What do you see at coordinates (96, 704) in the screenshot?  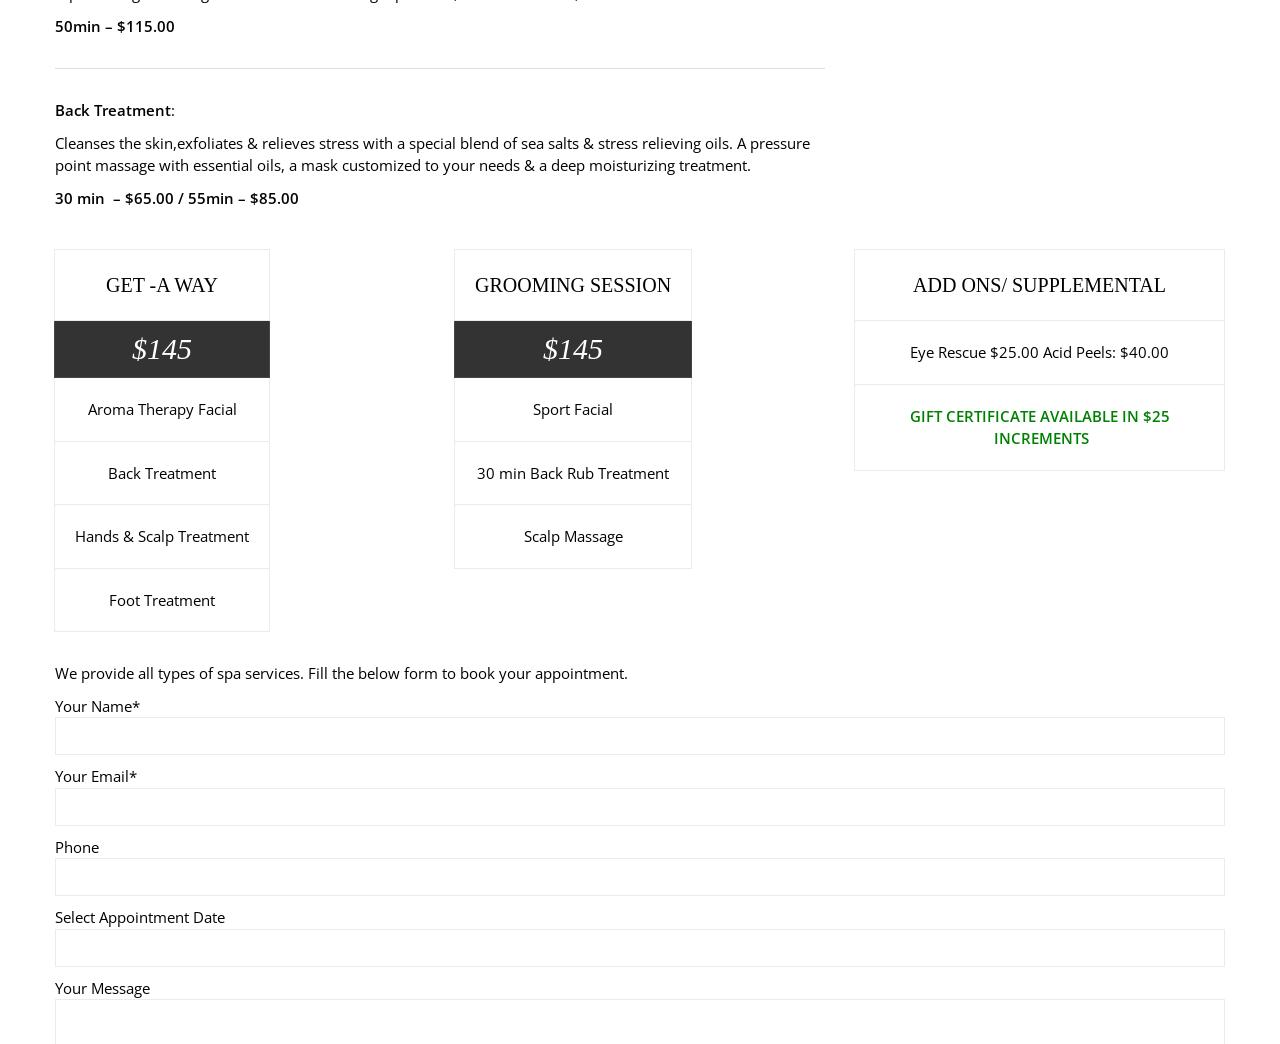 I see `'Your Name*'` at bounding box center [96, 704].